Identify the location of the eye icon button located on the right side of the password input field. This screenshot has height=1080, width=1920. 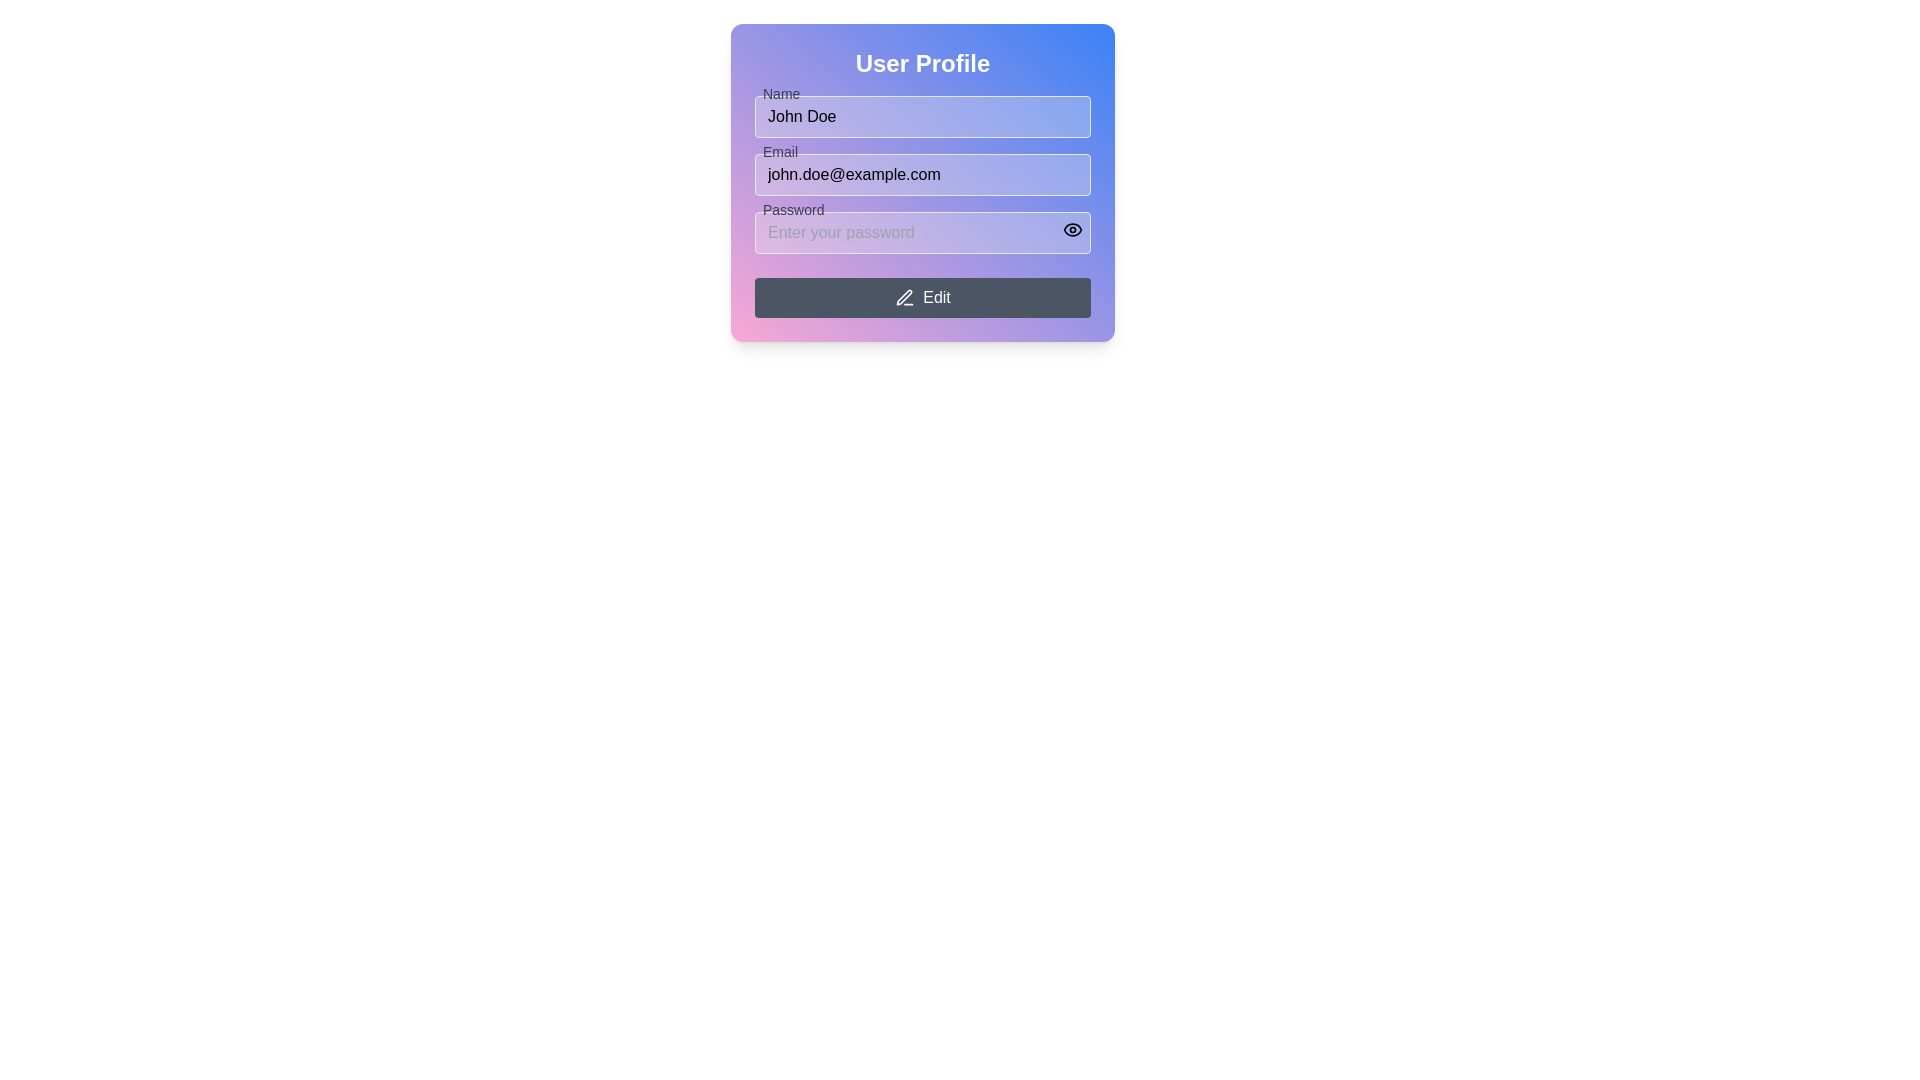
(1072, 229).